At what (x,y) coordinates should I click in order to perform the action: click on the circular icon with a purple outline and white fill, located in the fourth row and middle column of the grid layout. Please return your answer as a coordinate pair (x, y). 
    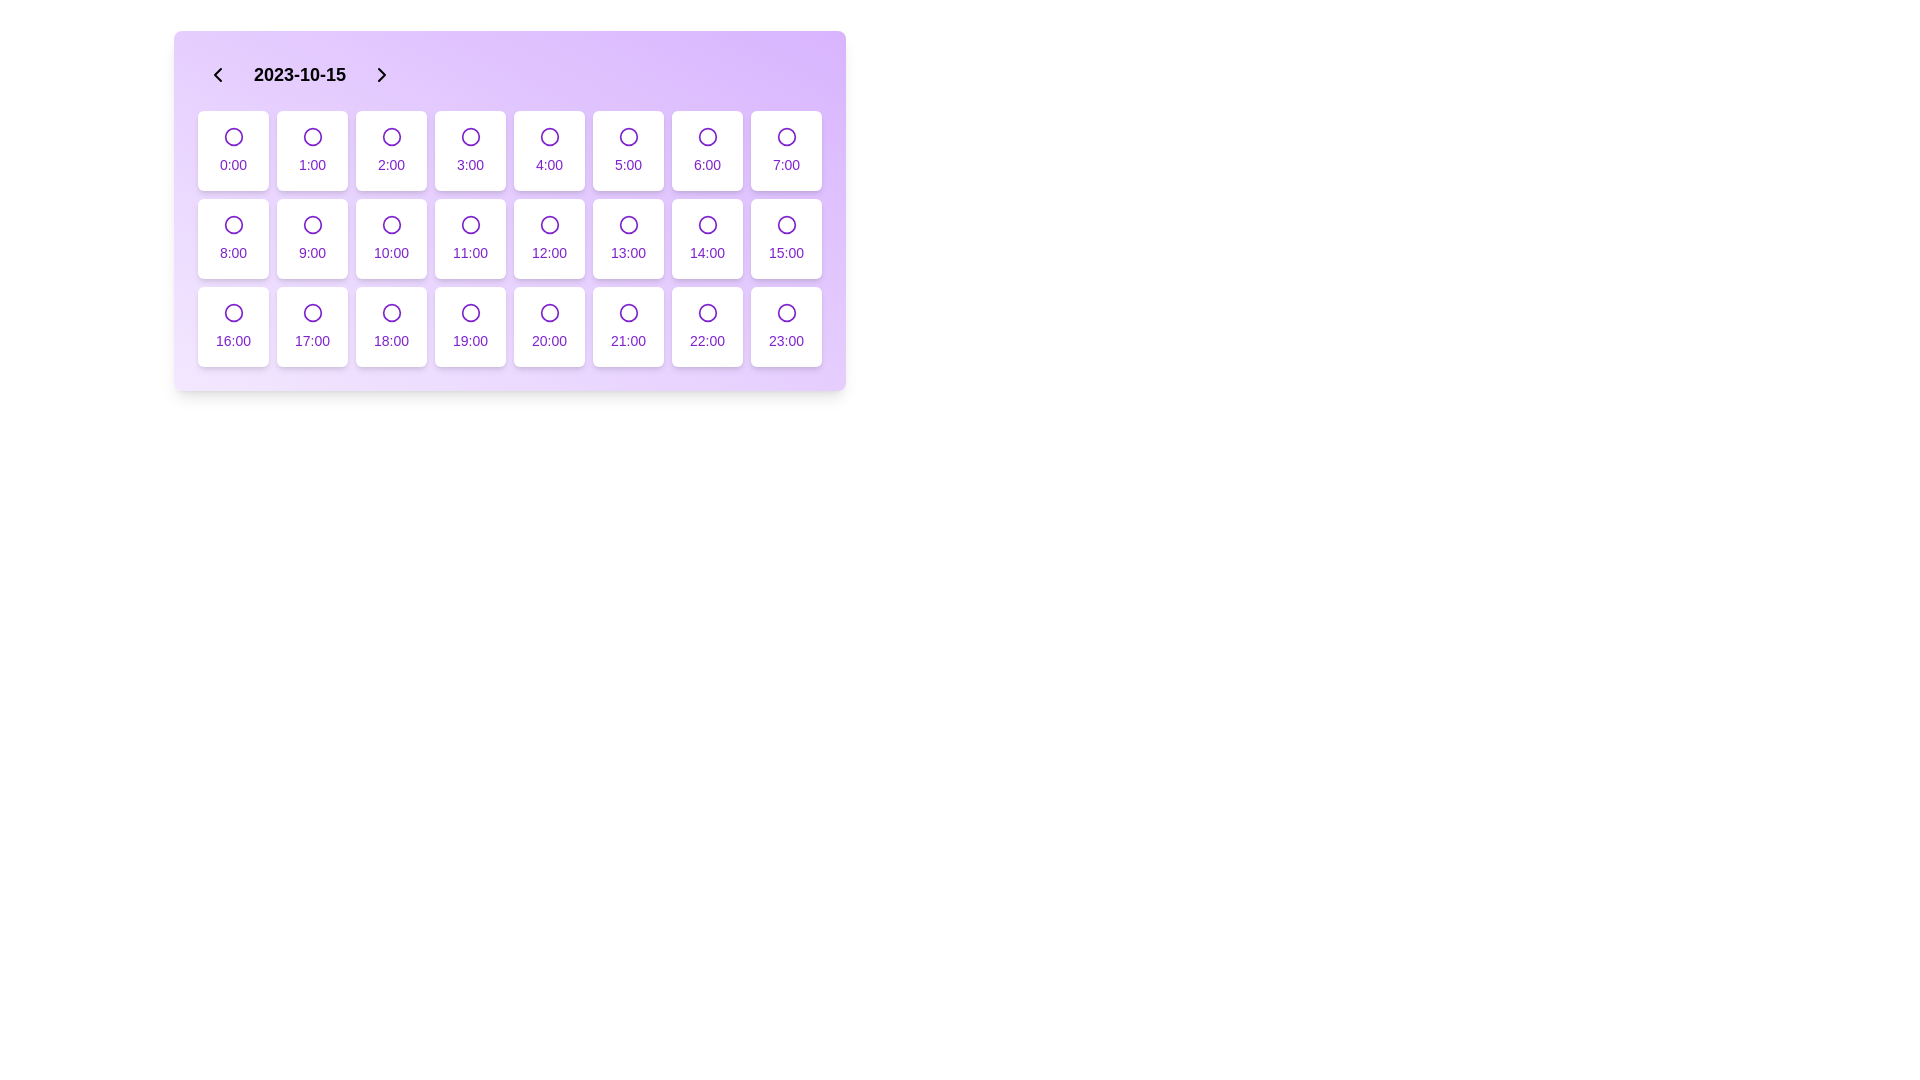
    Looking at the image, I should click on (549, 224).